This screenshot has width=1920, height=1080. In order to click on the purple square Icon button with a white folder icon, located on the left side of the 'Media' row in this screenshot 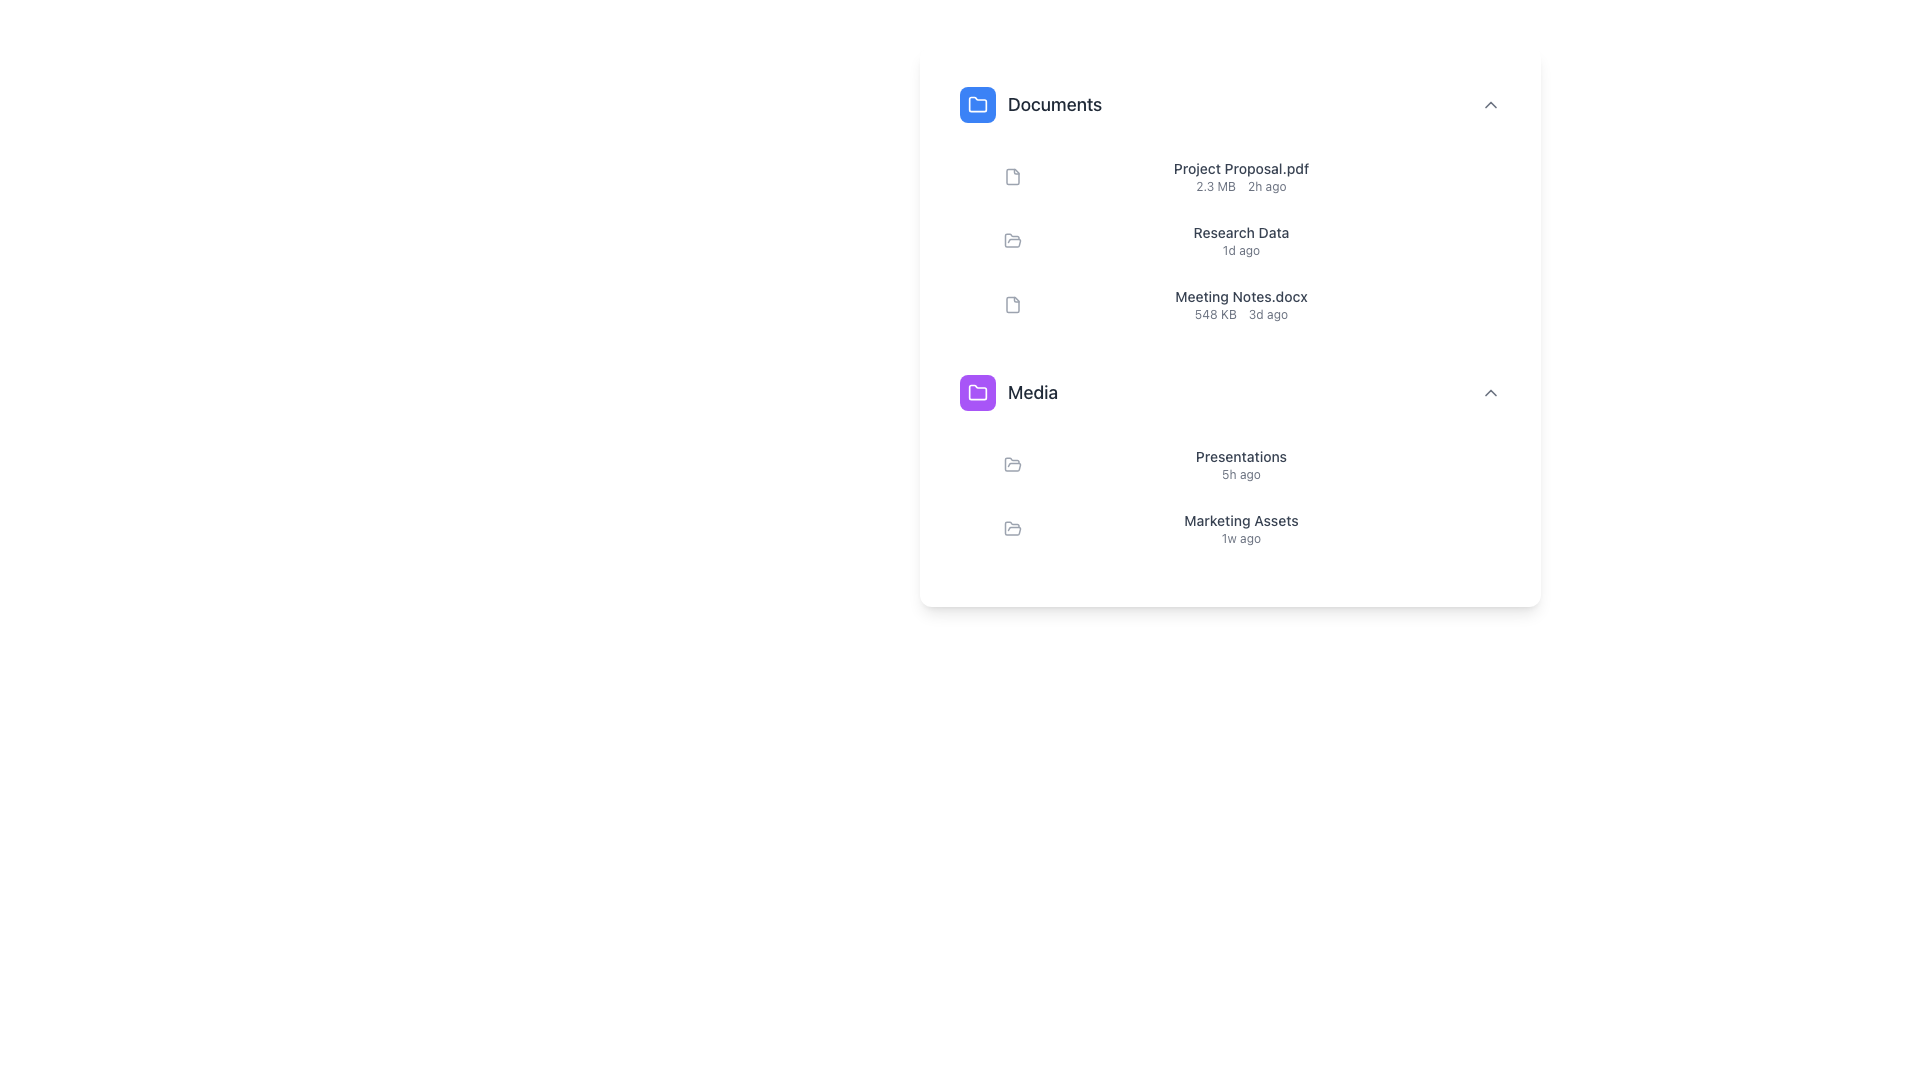, I will do `click(978, 393)`.